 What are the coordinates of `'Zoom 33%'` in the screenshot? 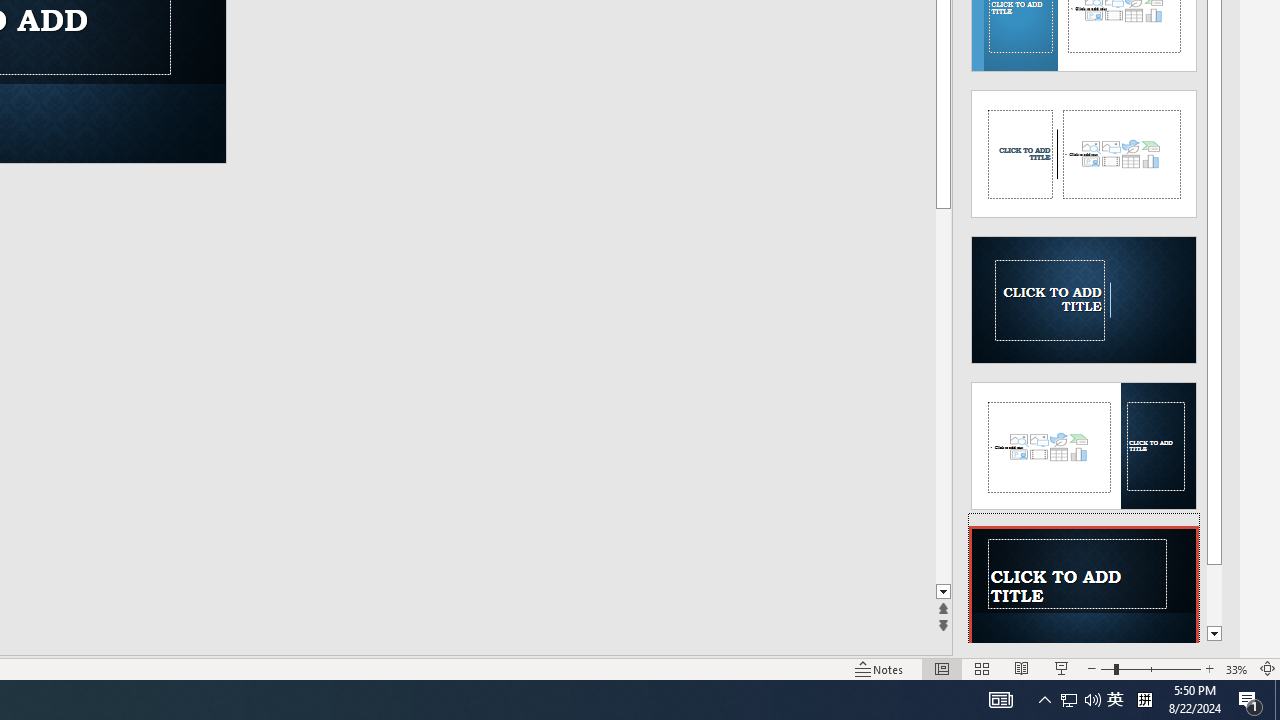 It's located at (1236, 669).